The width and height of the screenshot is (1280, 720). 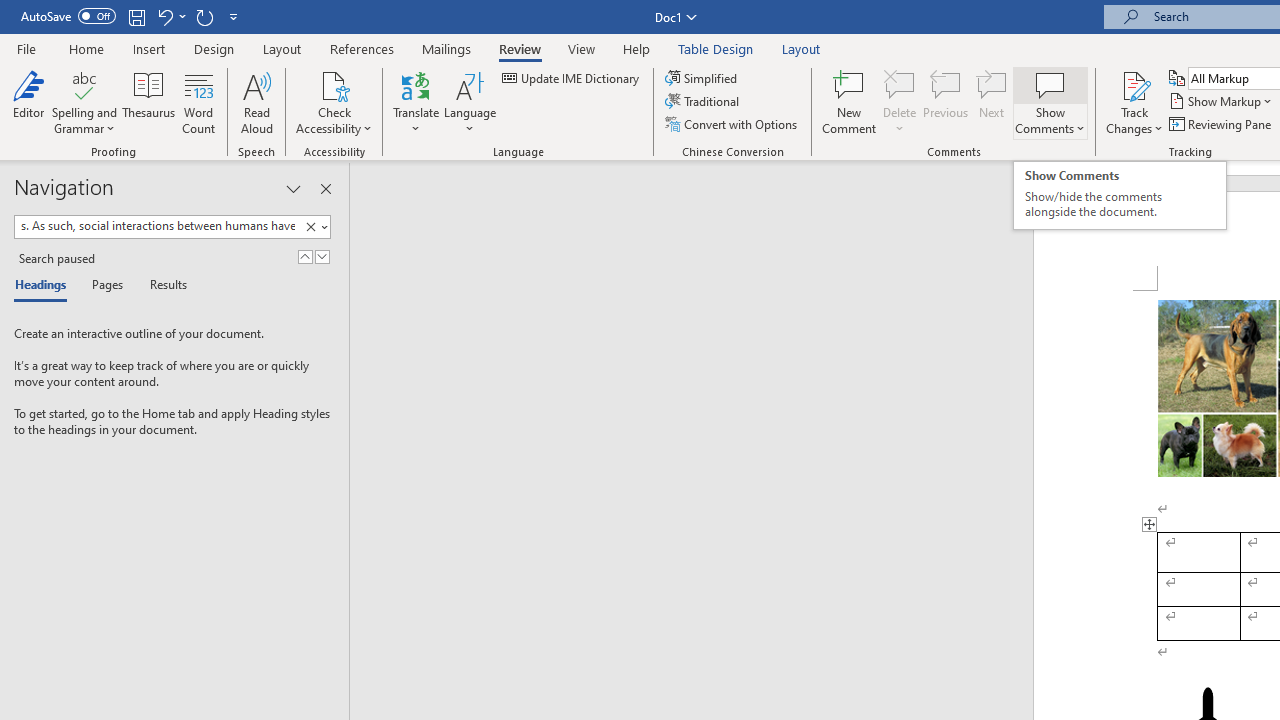 What do you see at coordinates (156, 225) in the screenshot?
I see `'Search document'` at bounding box center [156, 225].